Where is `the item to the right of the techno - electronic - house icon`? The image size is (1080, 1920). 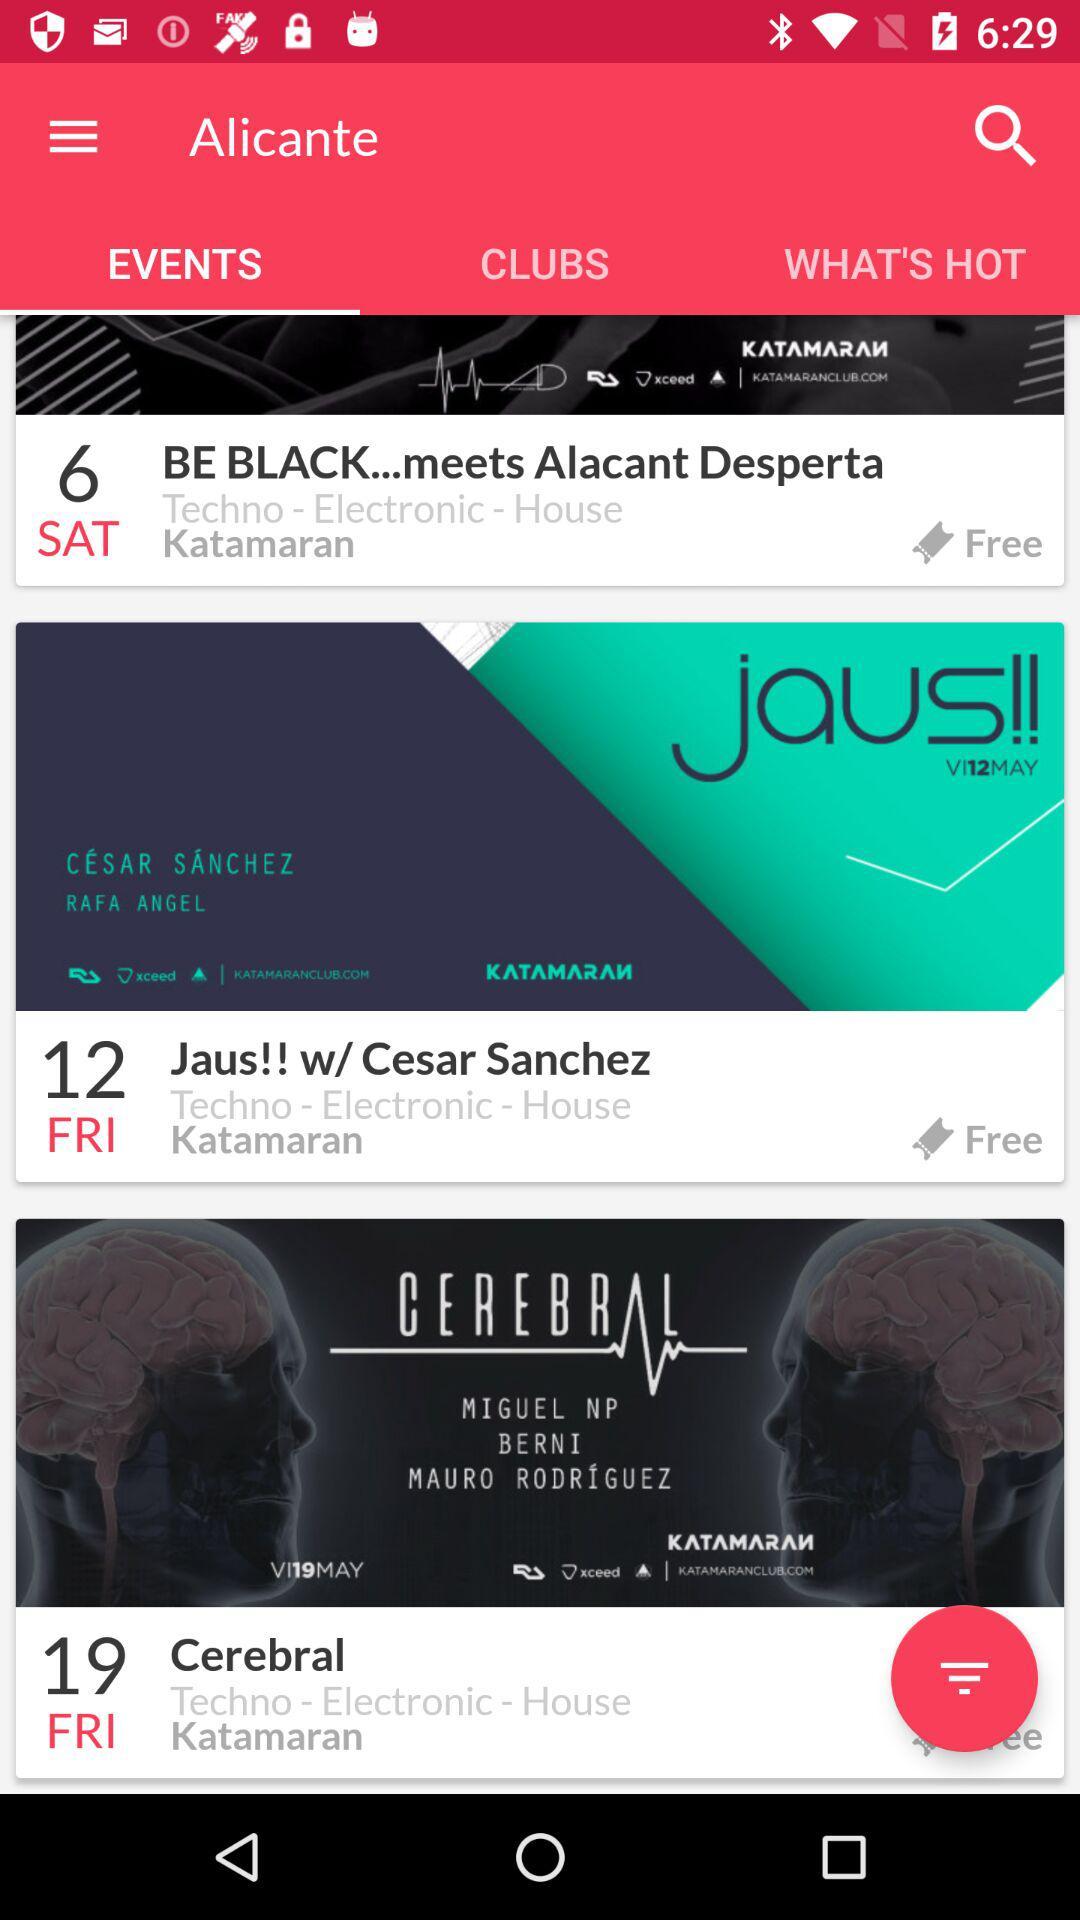 the item to the right of the techno - electronic - house icon is located at coordinates (963, 1678).